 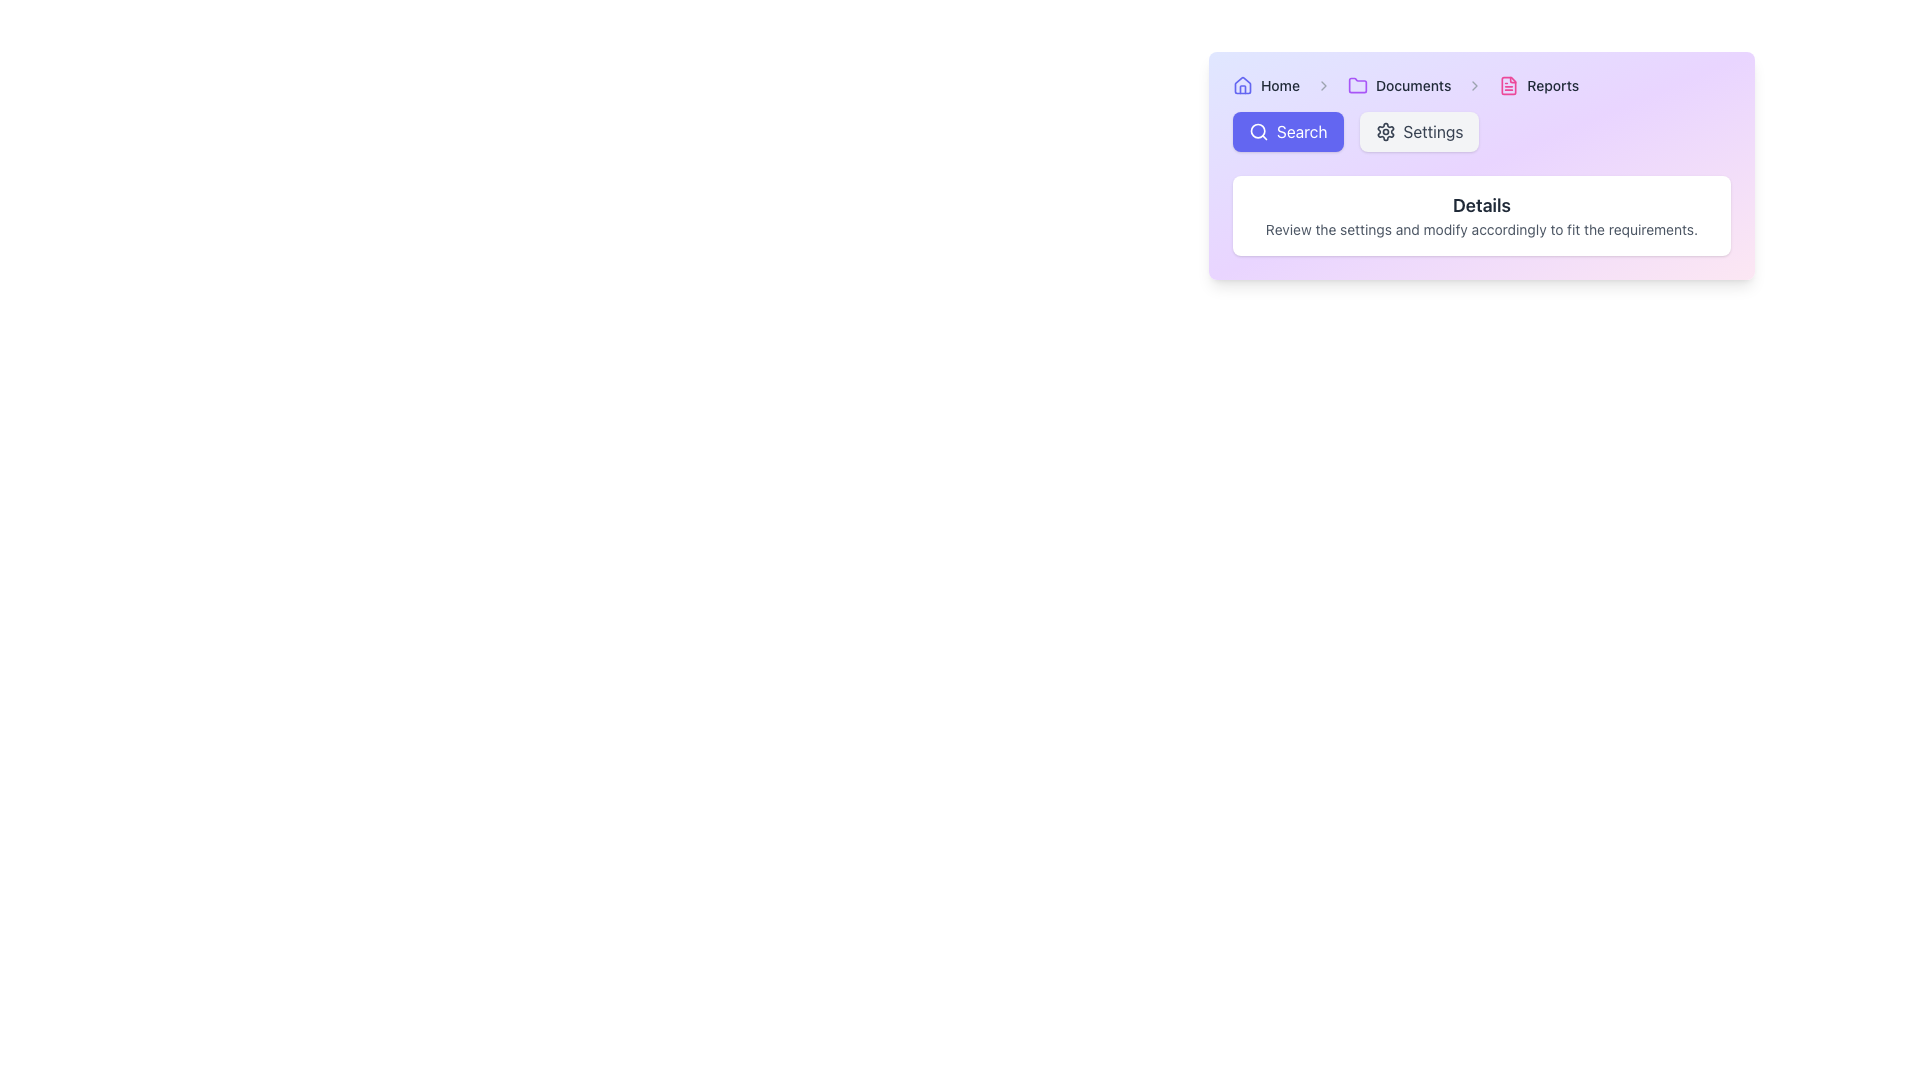 I want to click on the 'Home' icon located at the beginning of the row of items in the navigational bar, adjacent to the text 'Home', so click(x=1242, y=84).